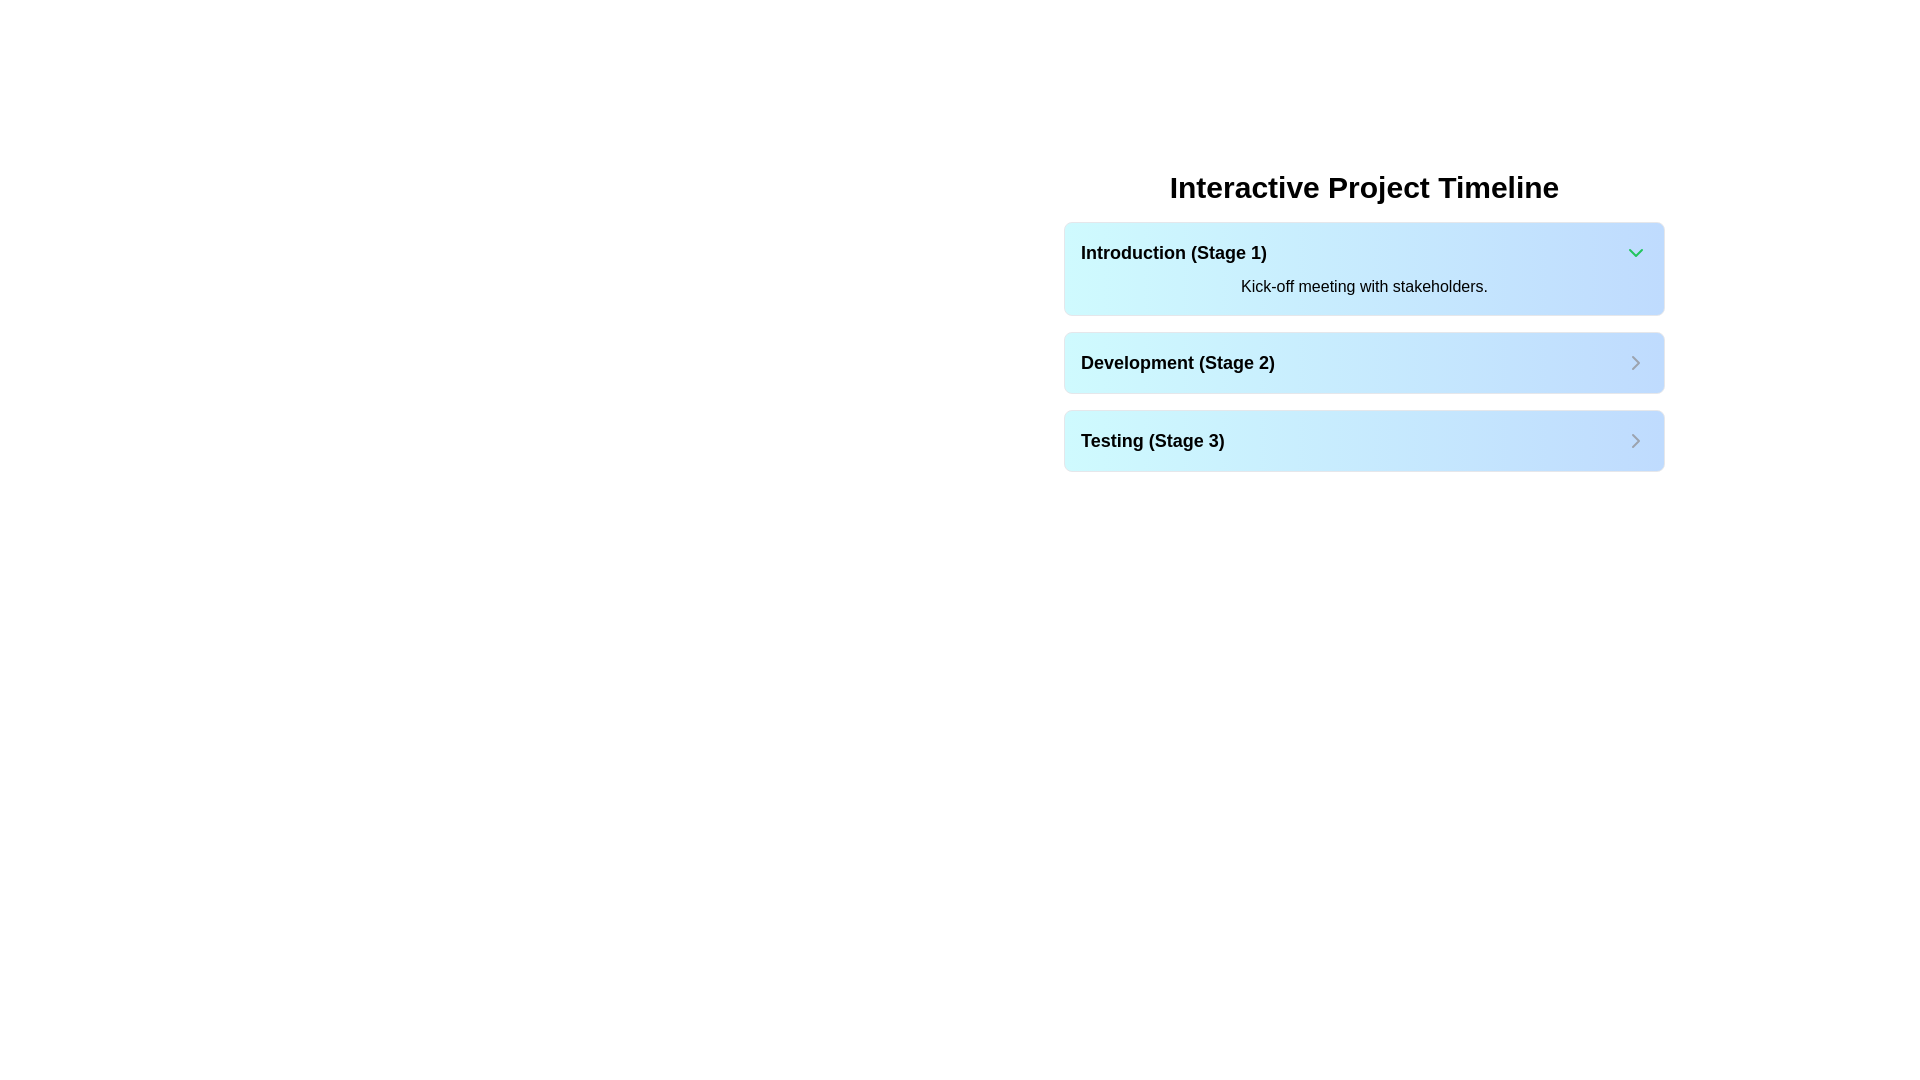  I want to click on the text label displaying 'Kick-off meeting with stakeholders.' which is located in the 'Introduction (Stage 1)' section of the project timeline, so click(1363, 286).